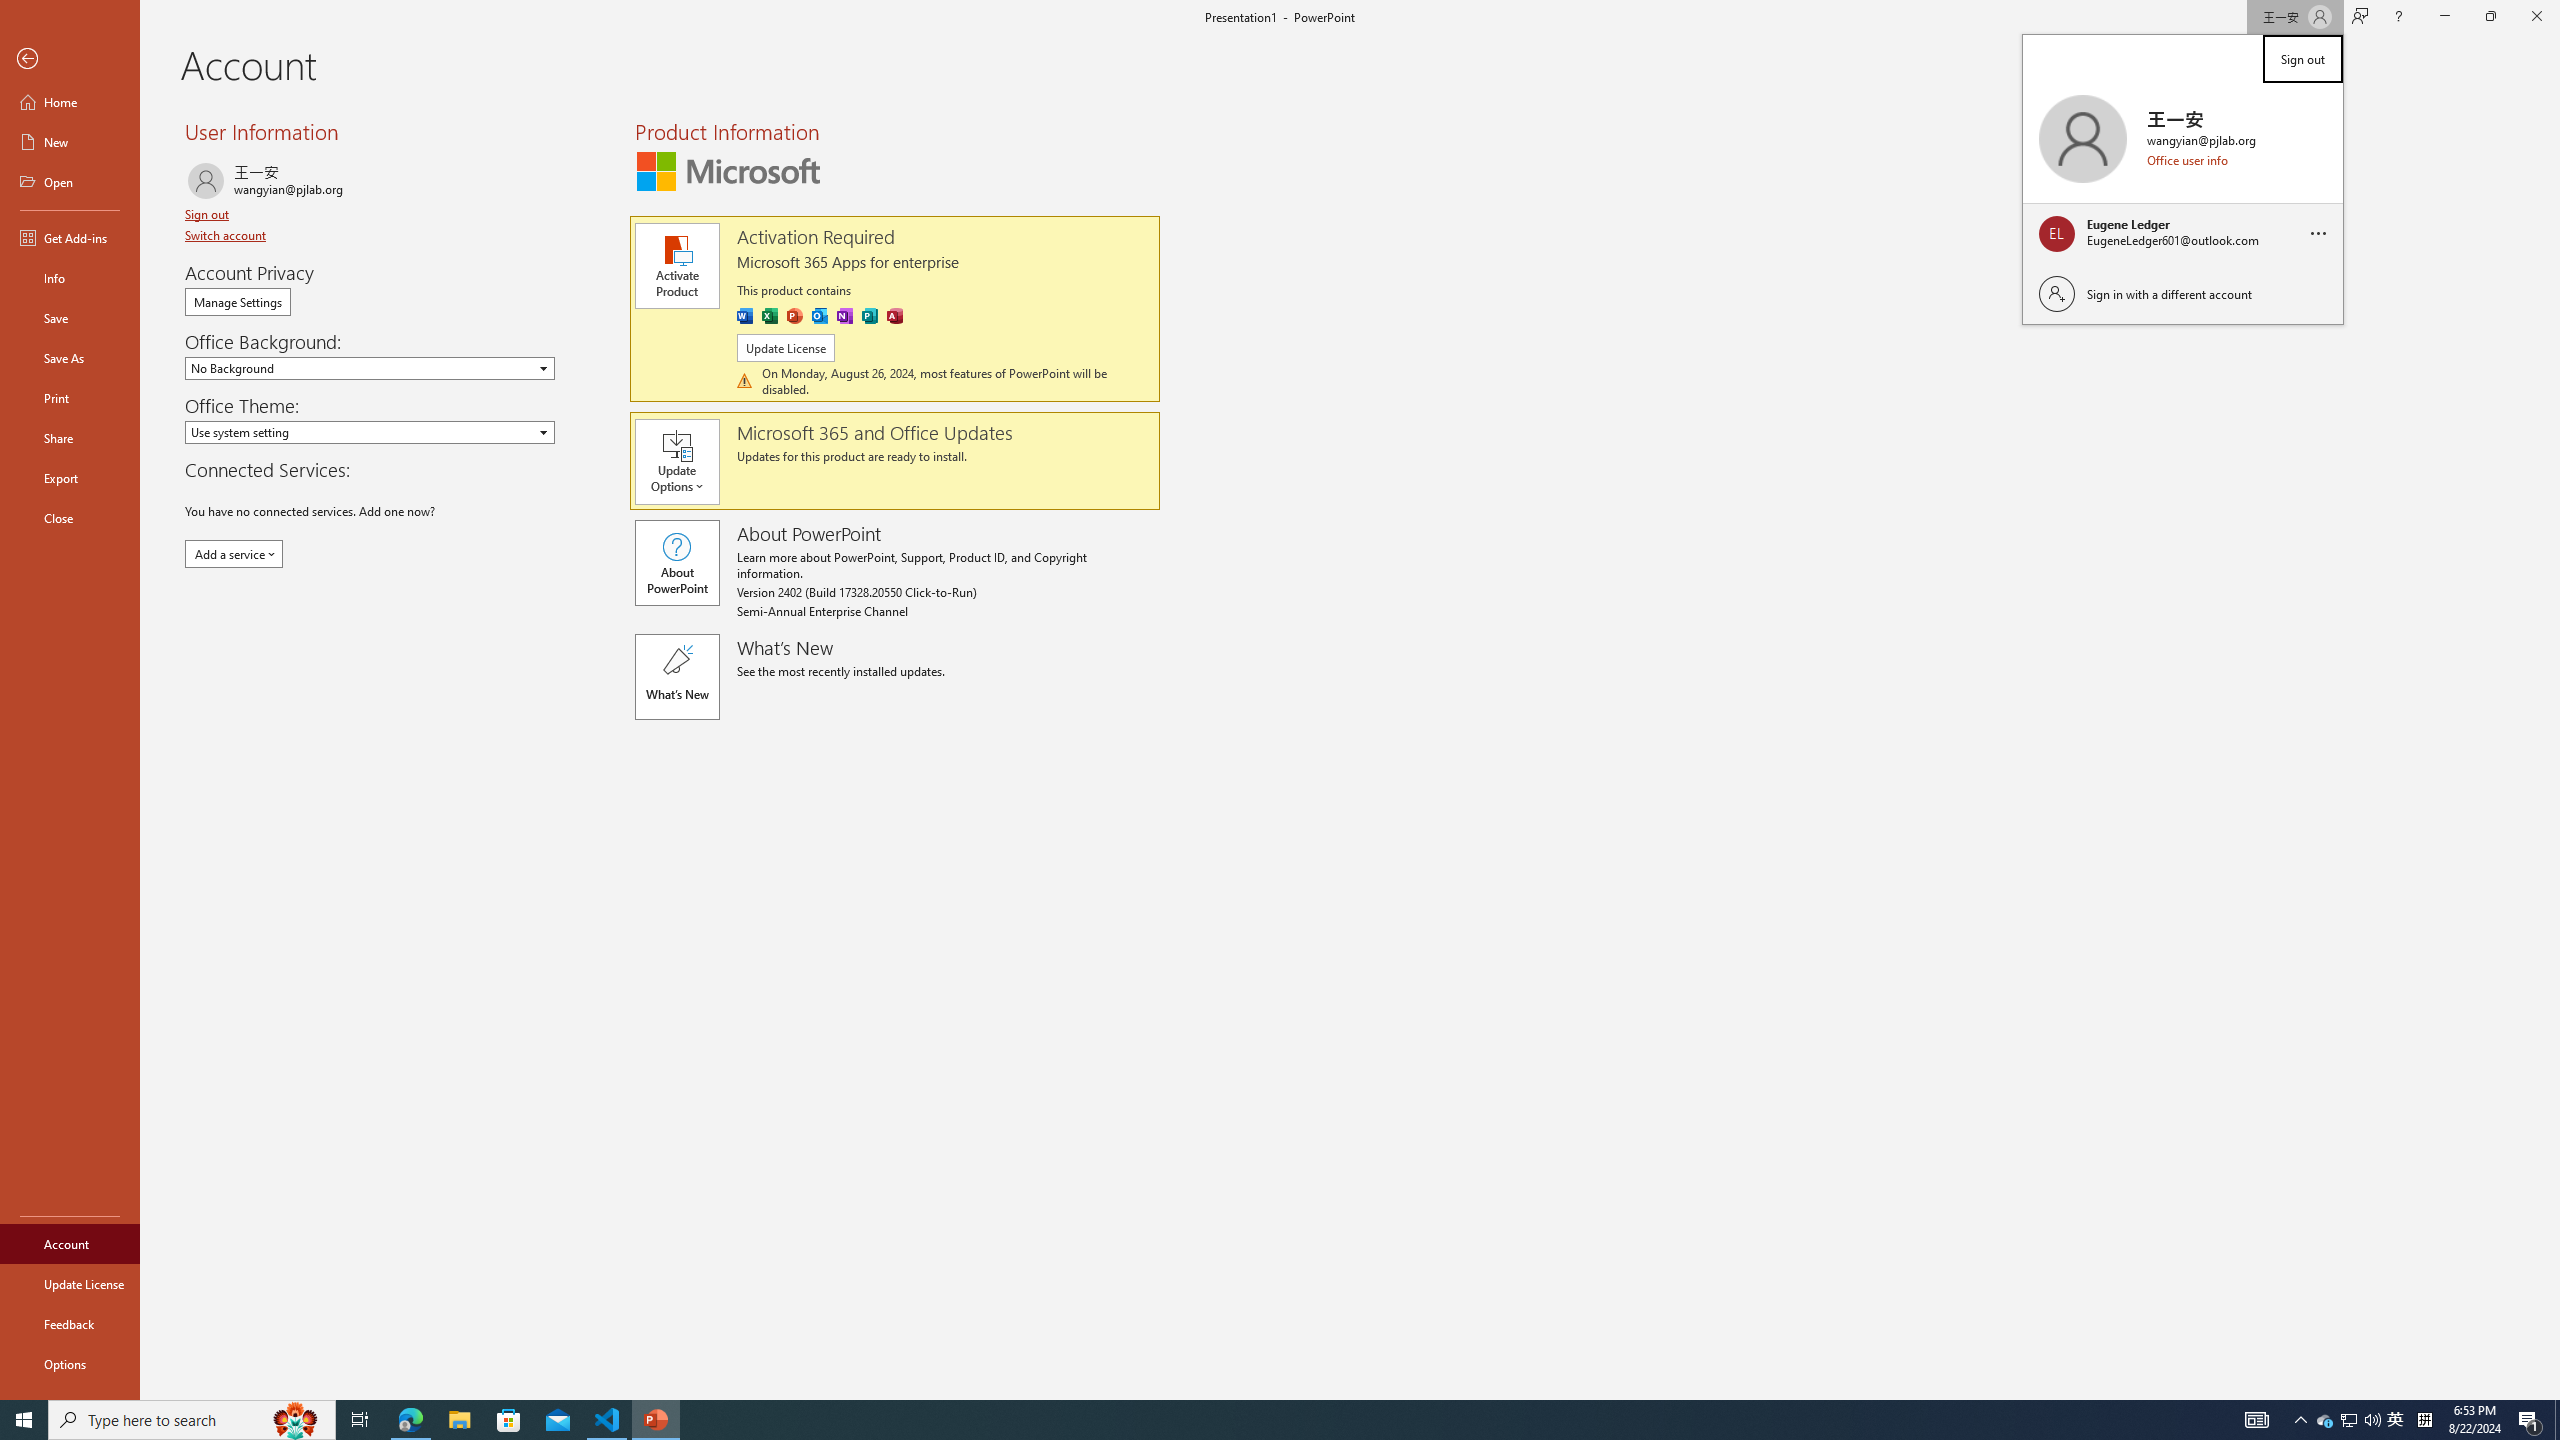  What do you see at coordinates (69, 237) in the screenshot?
I see `'Get Add-ins'` at bounding box center [69, 237].